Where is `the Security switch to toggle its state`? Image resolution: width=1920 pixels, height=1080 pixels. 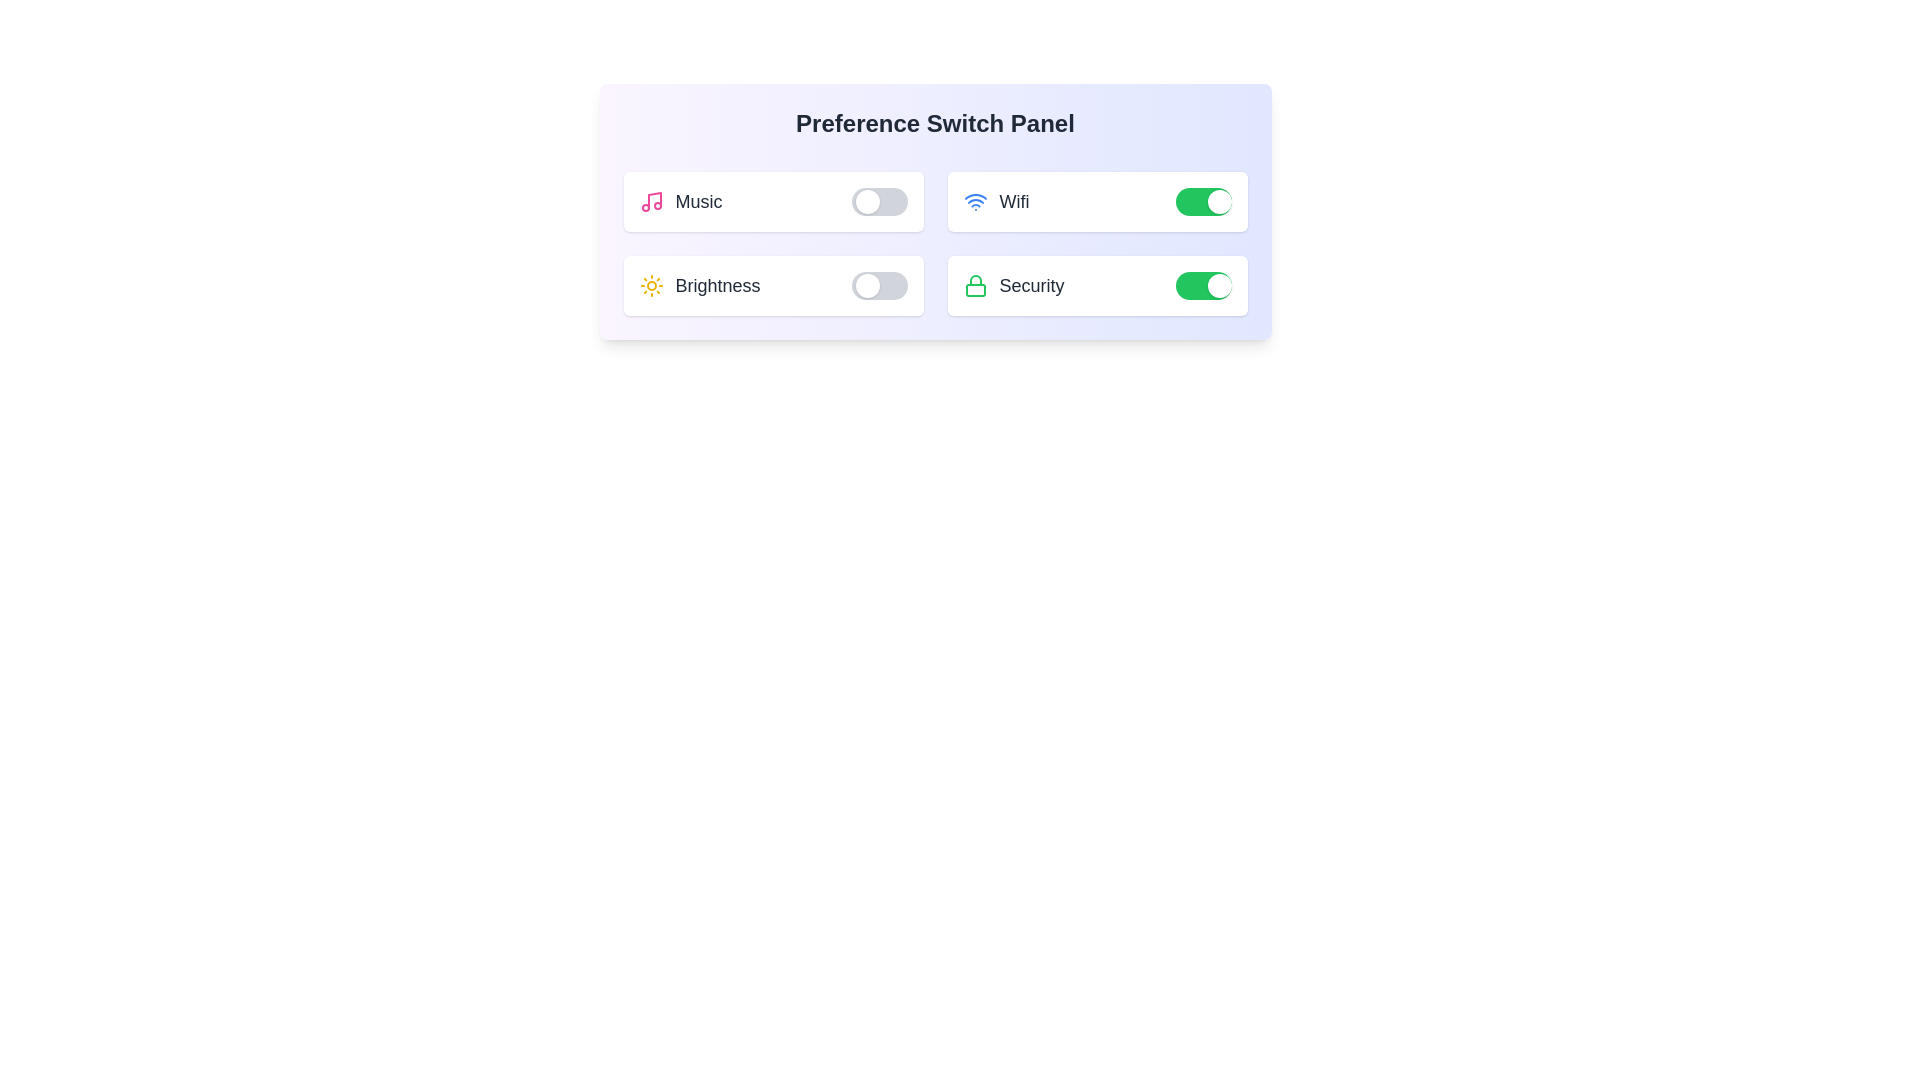
the Security switch to toggle its state is located at coordinates (1202, 285).